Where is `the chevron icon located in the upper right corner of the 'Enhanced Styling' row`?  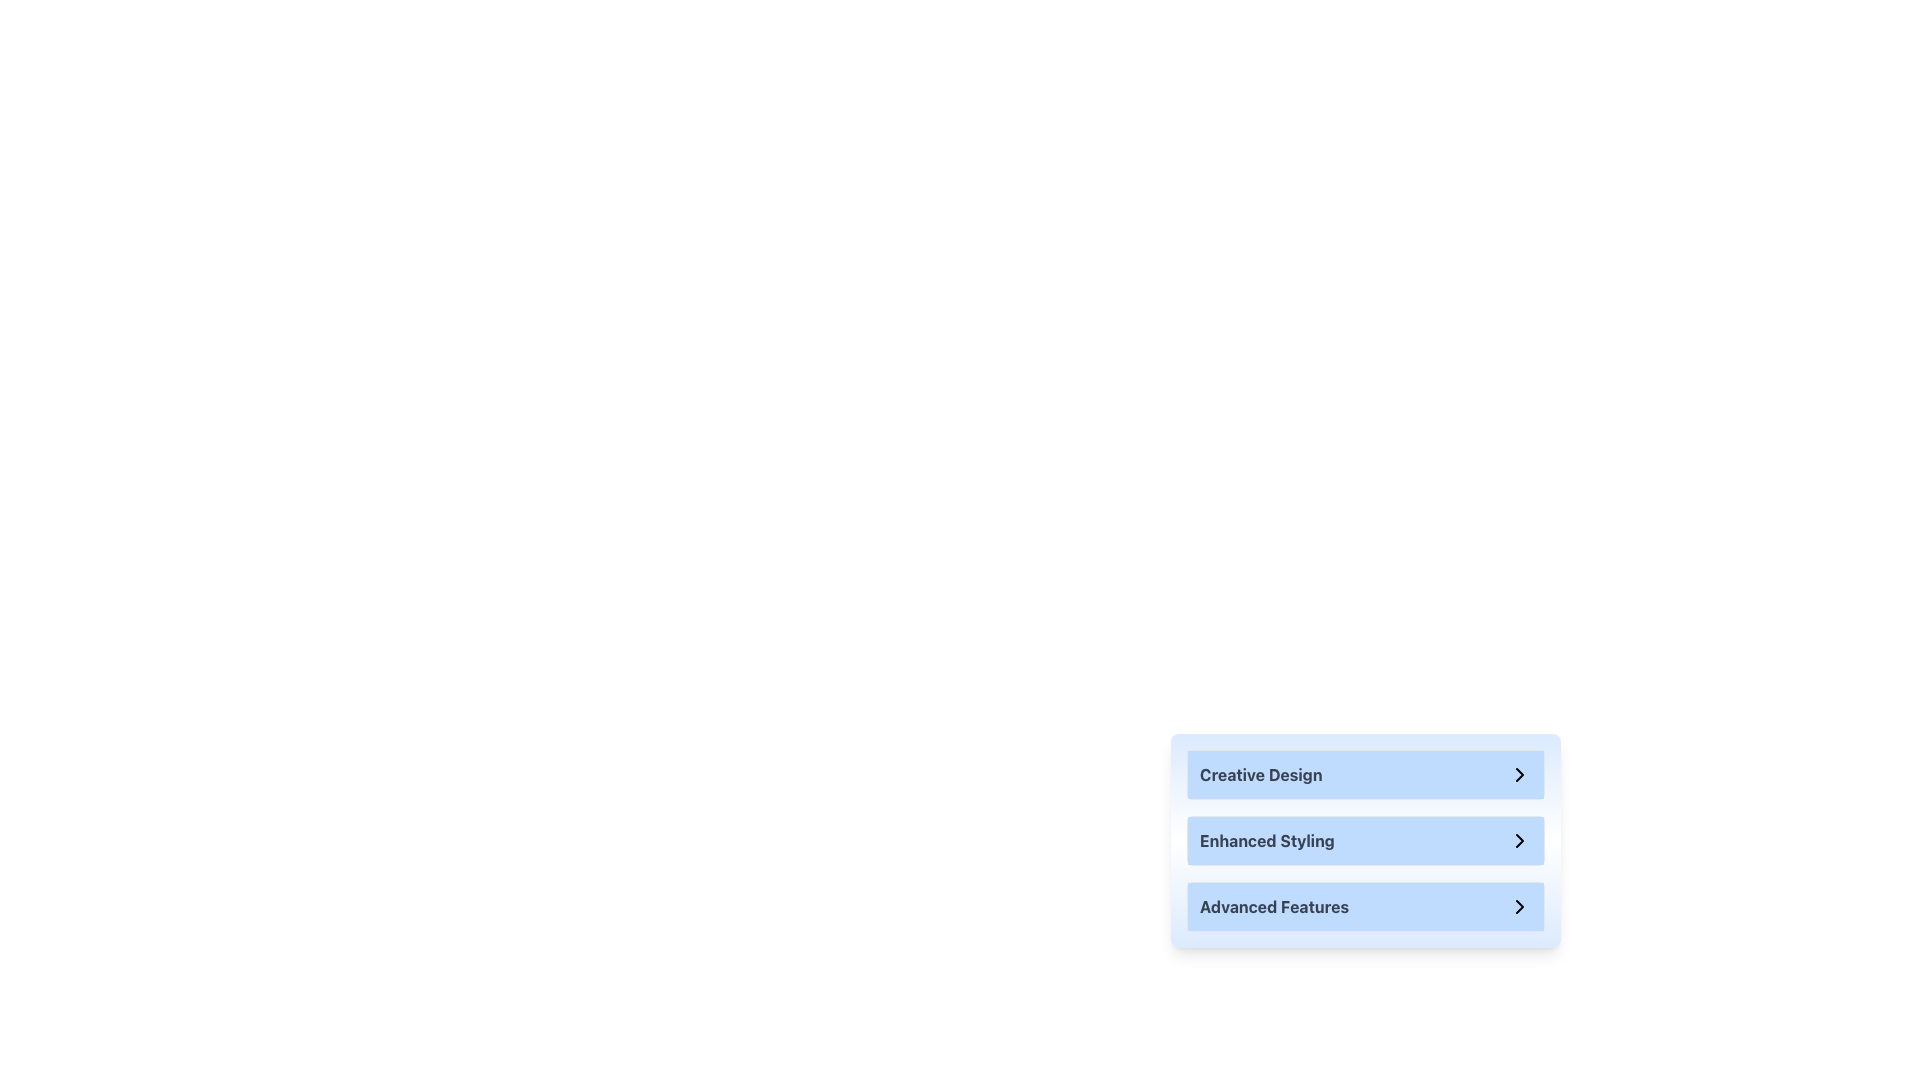
the chevron icon located in the upper right corner of the 'Enhanced Styling' row is located at coordinates (1520, 840).